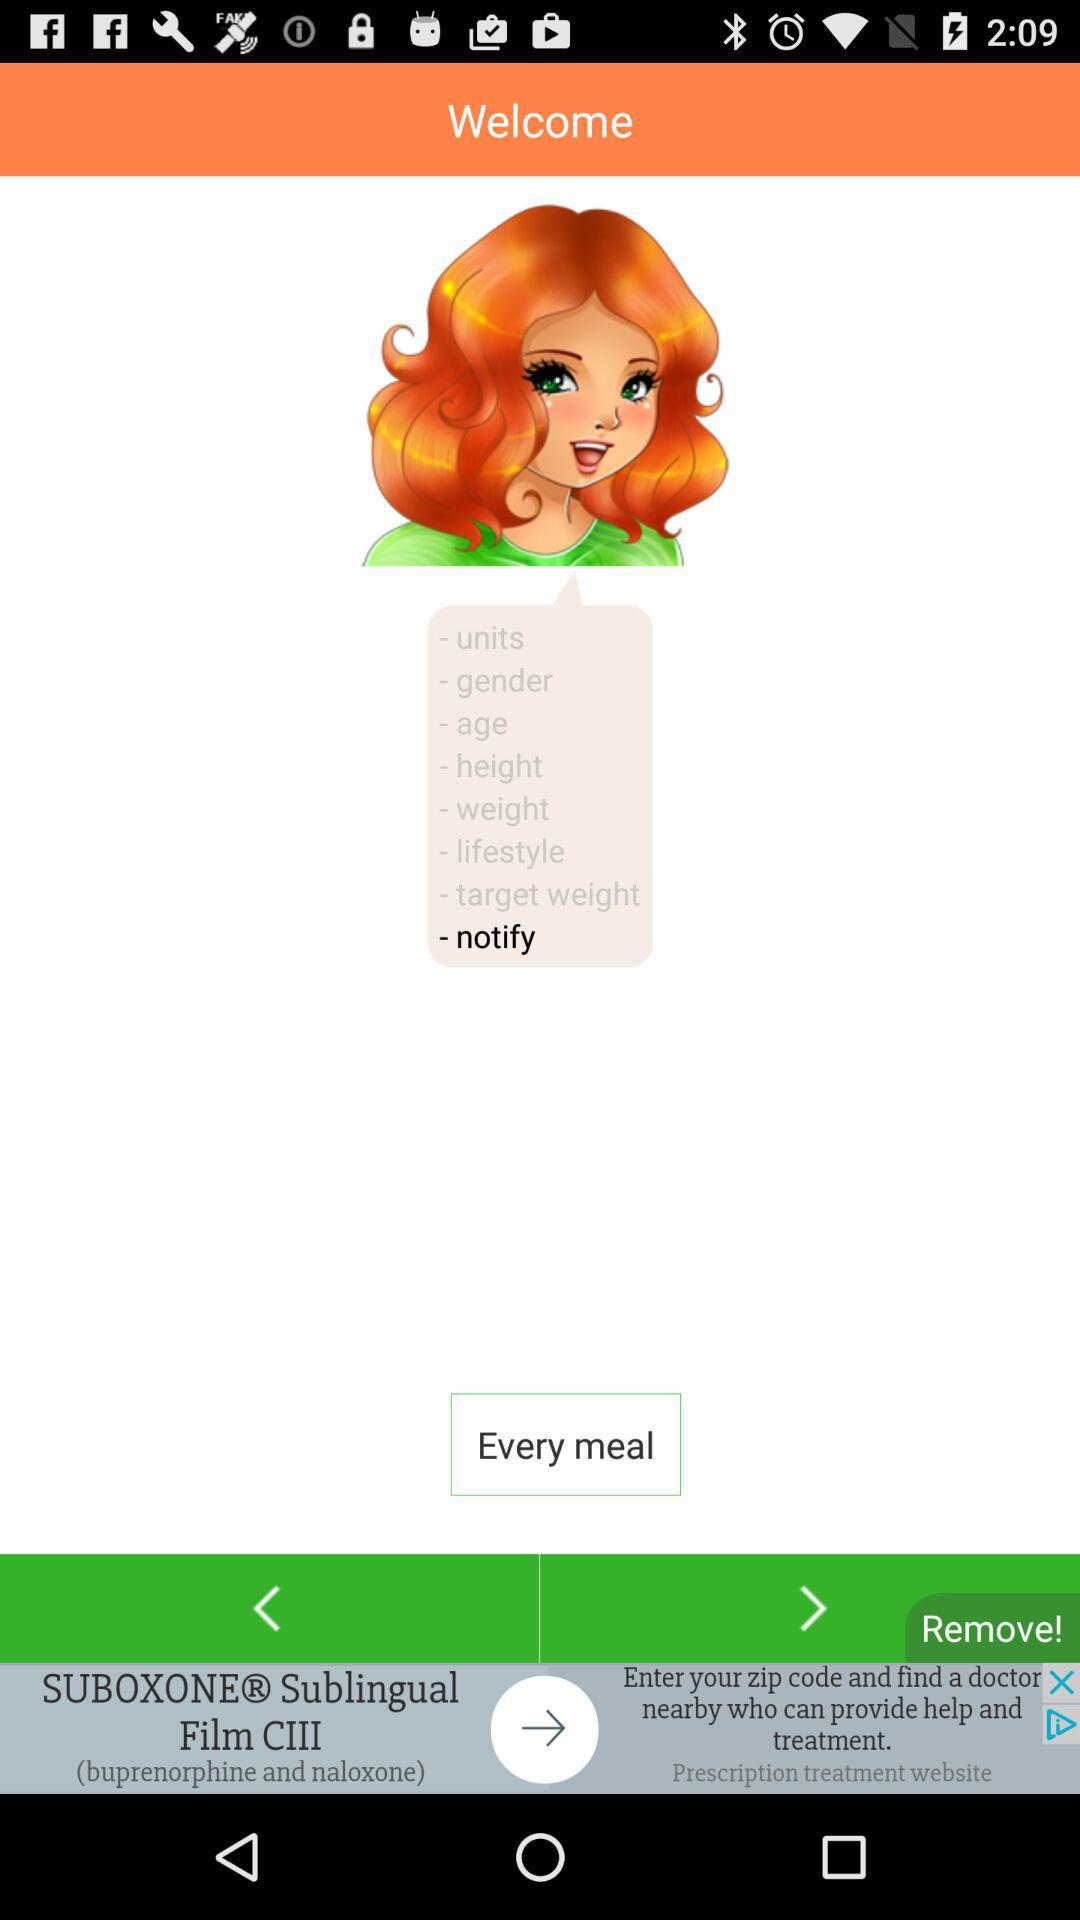 The width and height of the screenshot is (1080, 1920). What do you see at coordinates (540, 1727) in the screenshot?
I see `treatment option` at bounding box center [540, 1727].